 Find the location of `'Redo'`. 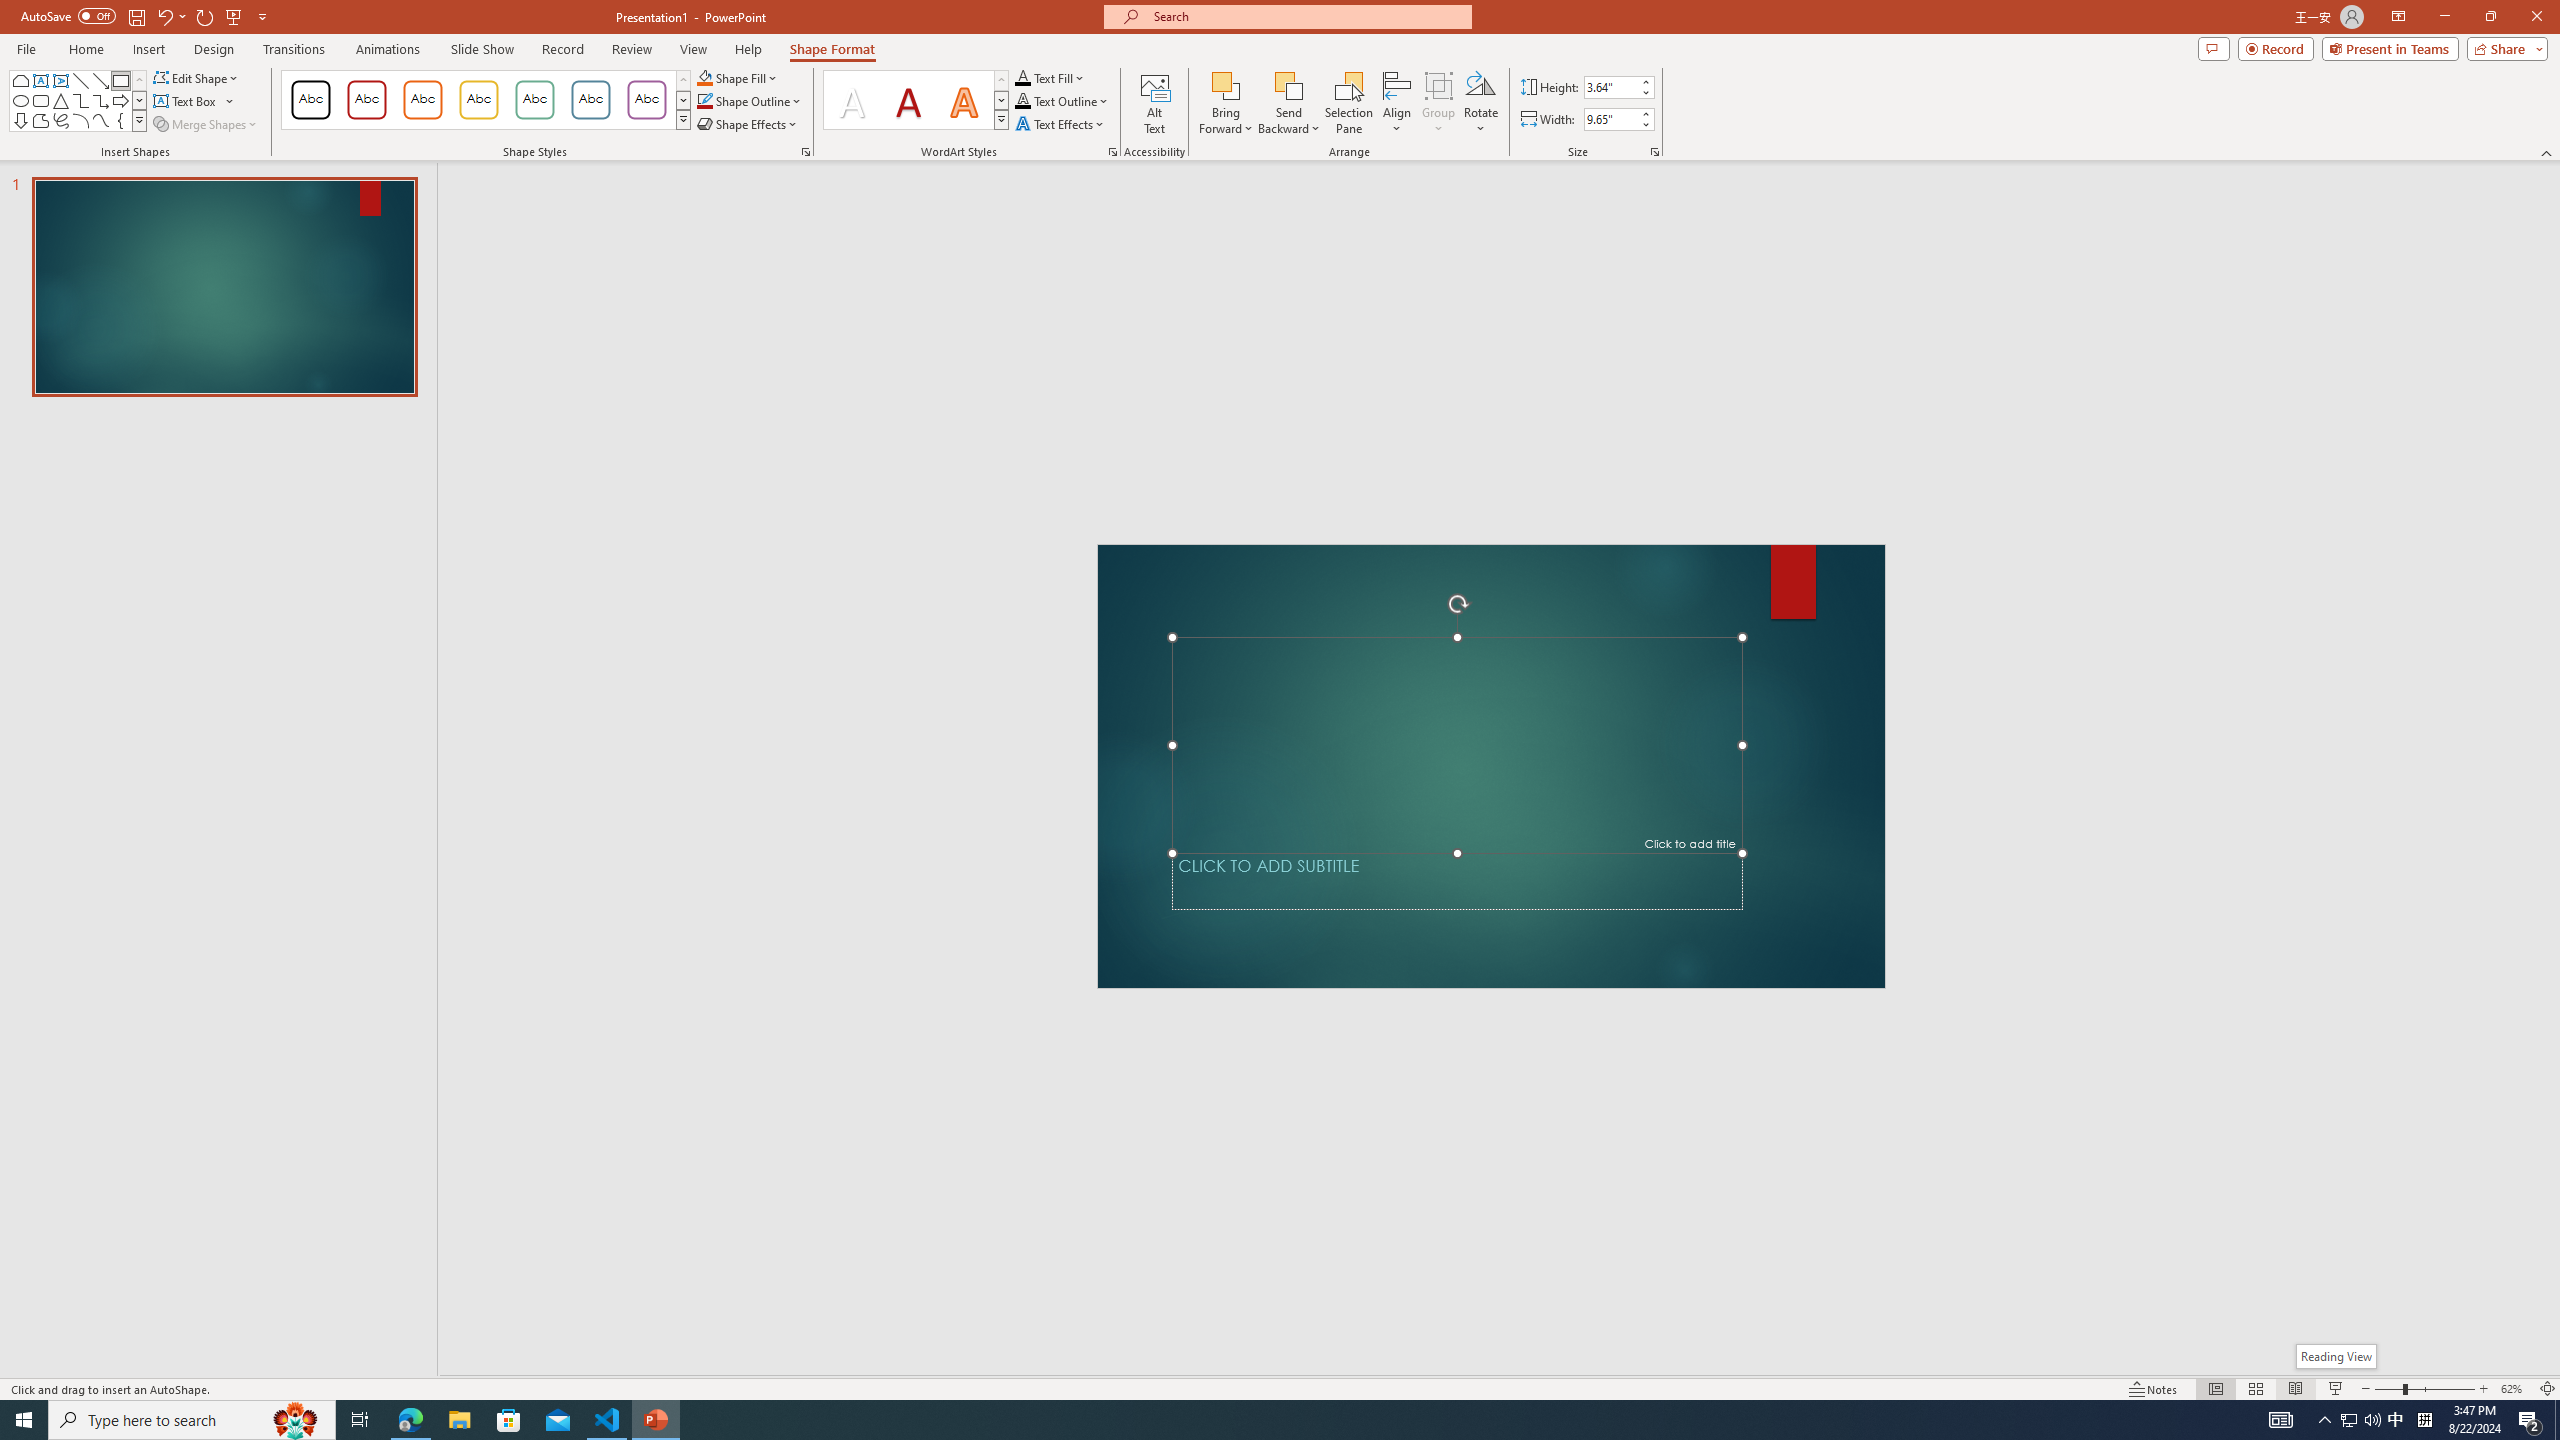

'Redo' is located at coordinates (205, 15).